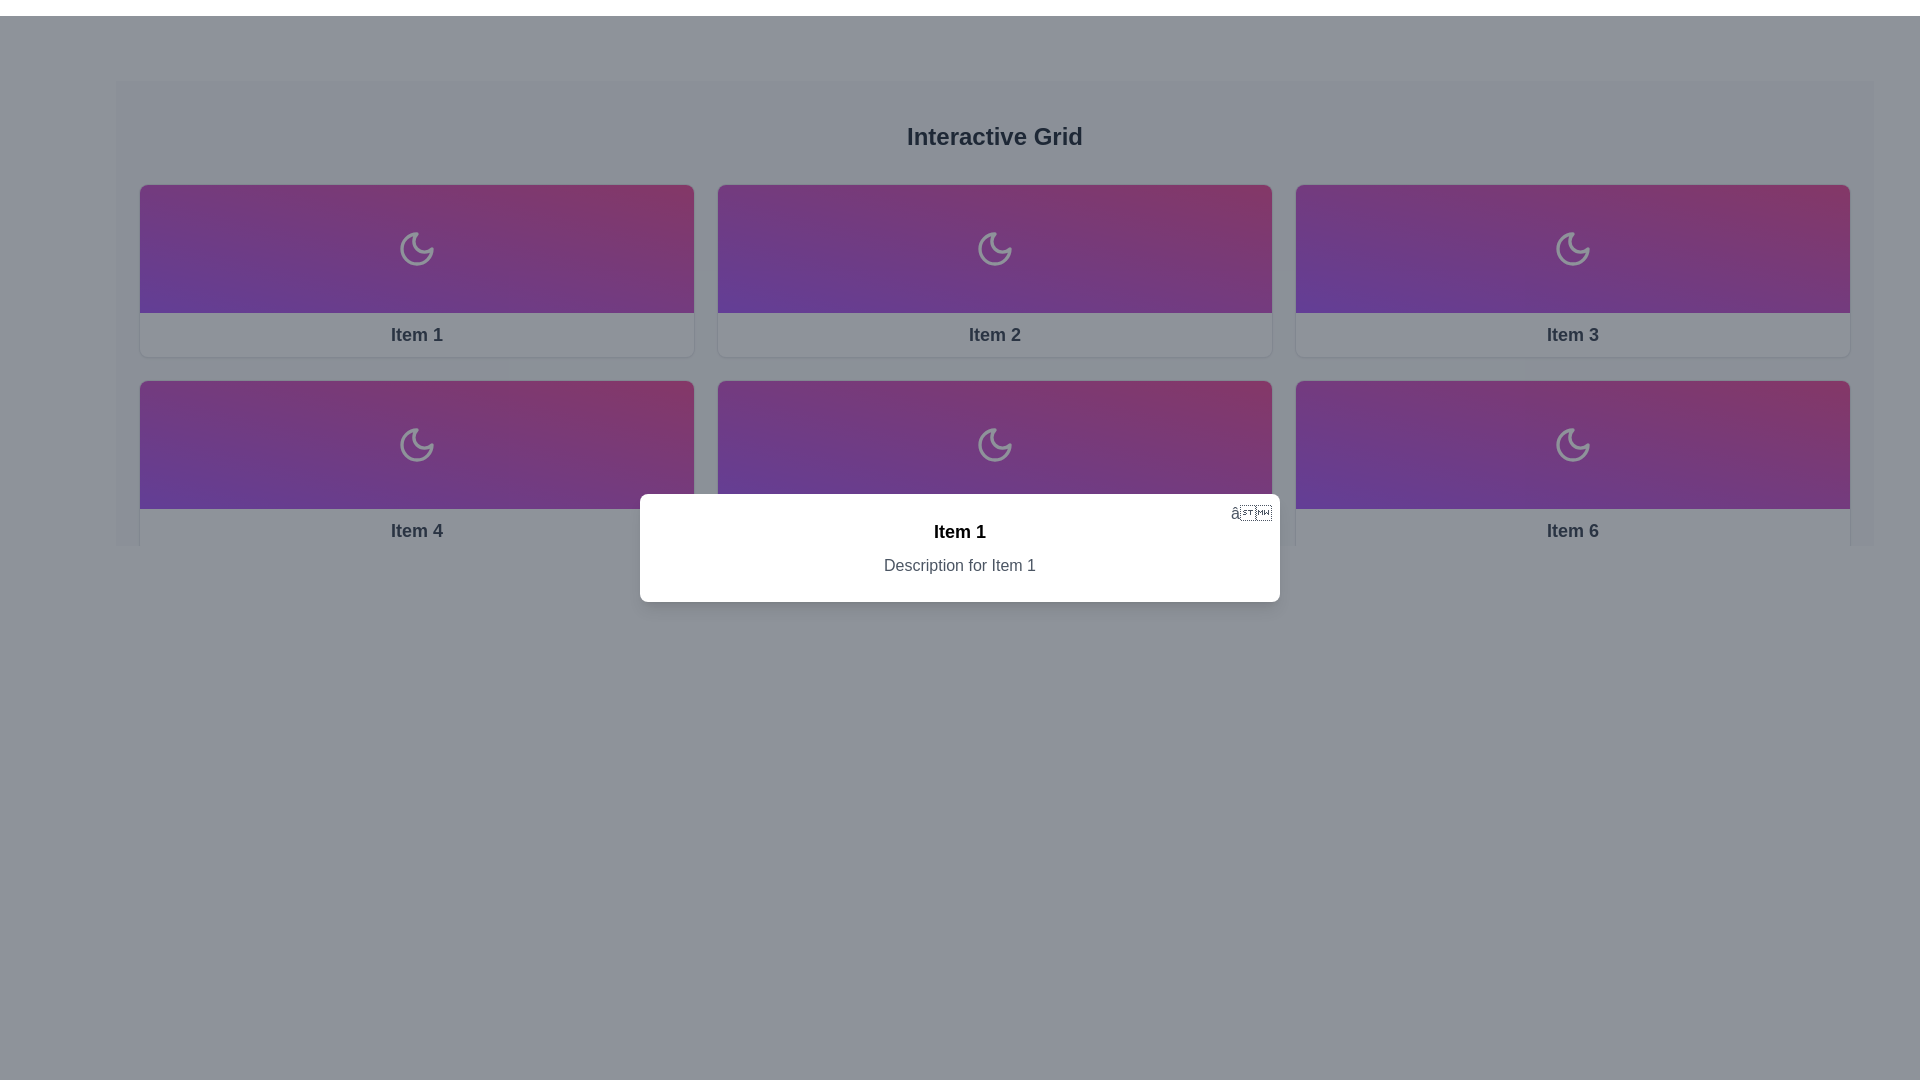 The image size is (1920, 1080). I want to click on the crescent moon icon styled in white on a purple background, located in the lower-left card of the interactive grid layout, corresponding to 'Item 4', so click(416, 443).